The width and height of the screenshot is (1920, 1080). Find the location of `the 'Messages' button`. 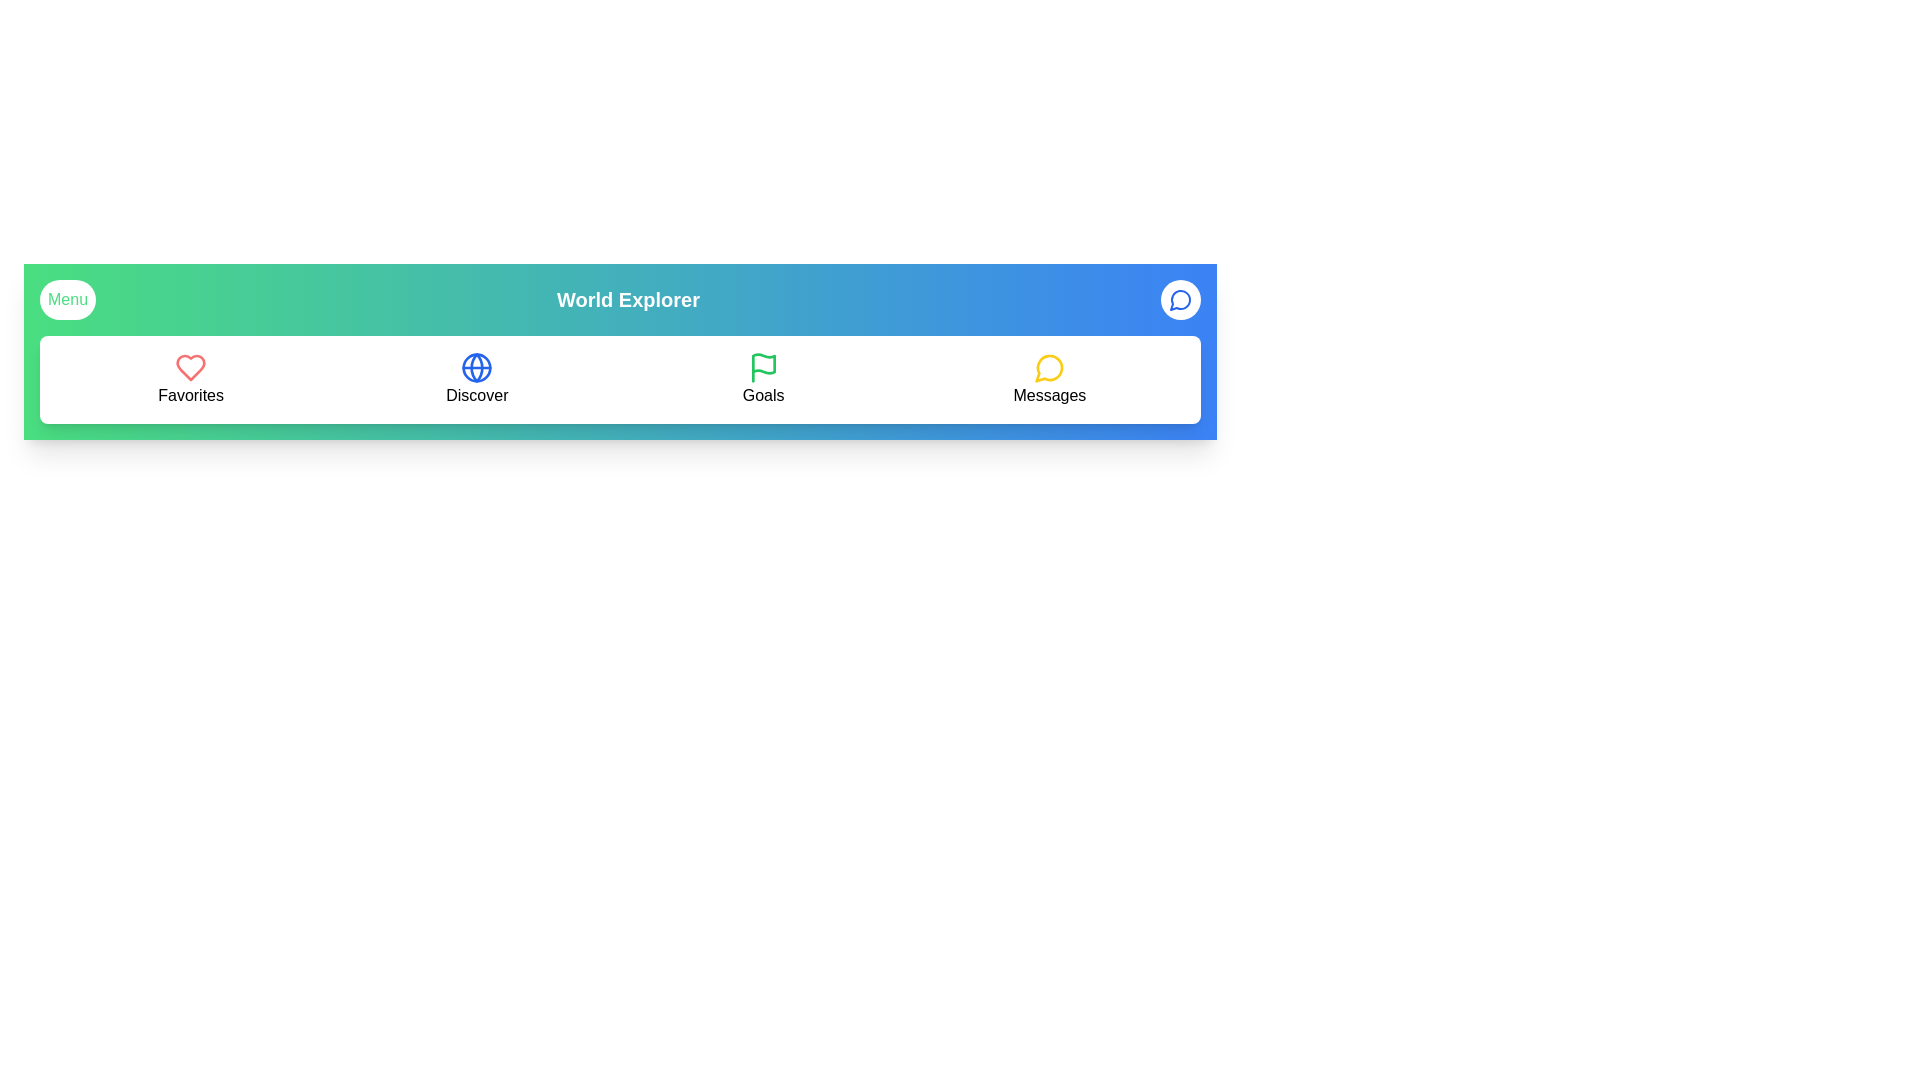

the 'Messages' button is located at coordinates (1048, 380).